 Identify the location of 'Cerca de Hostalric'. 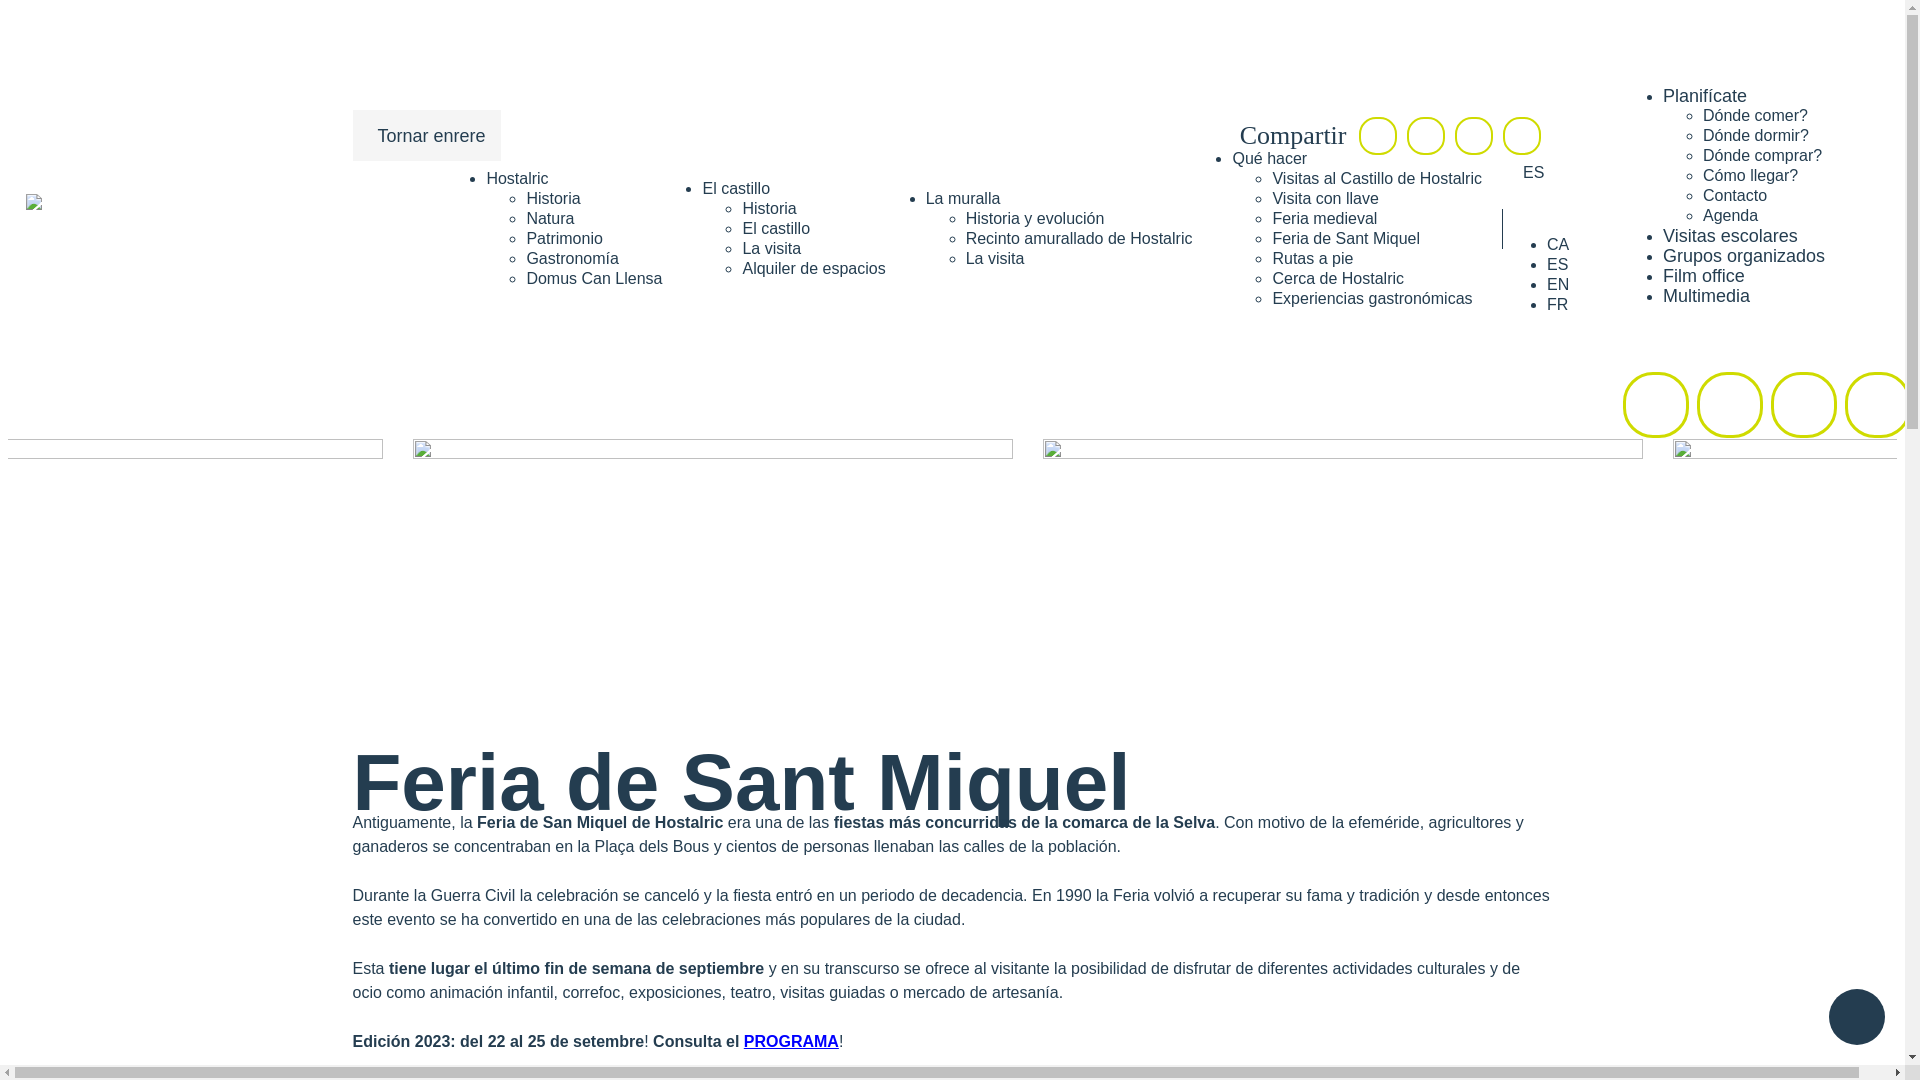
(1338, 278).